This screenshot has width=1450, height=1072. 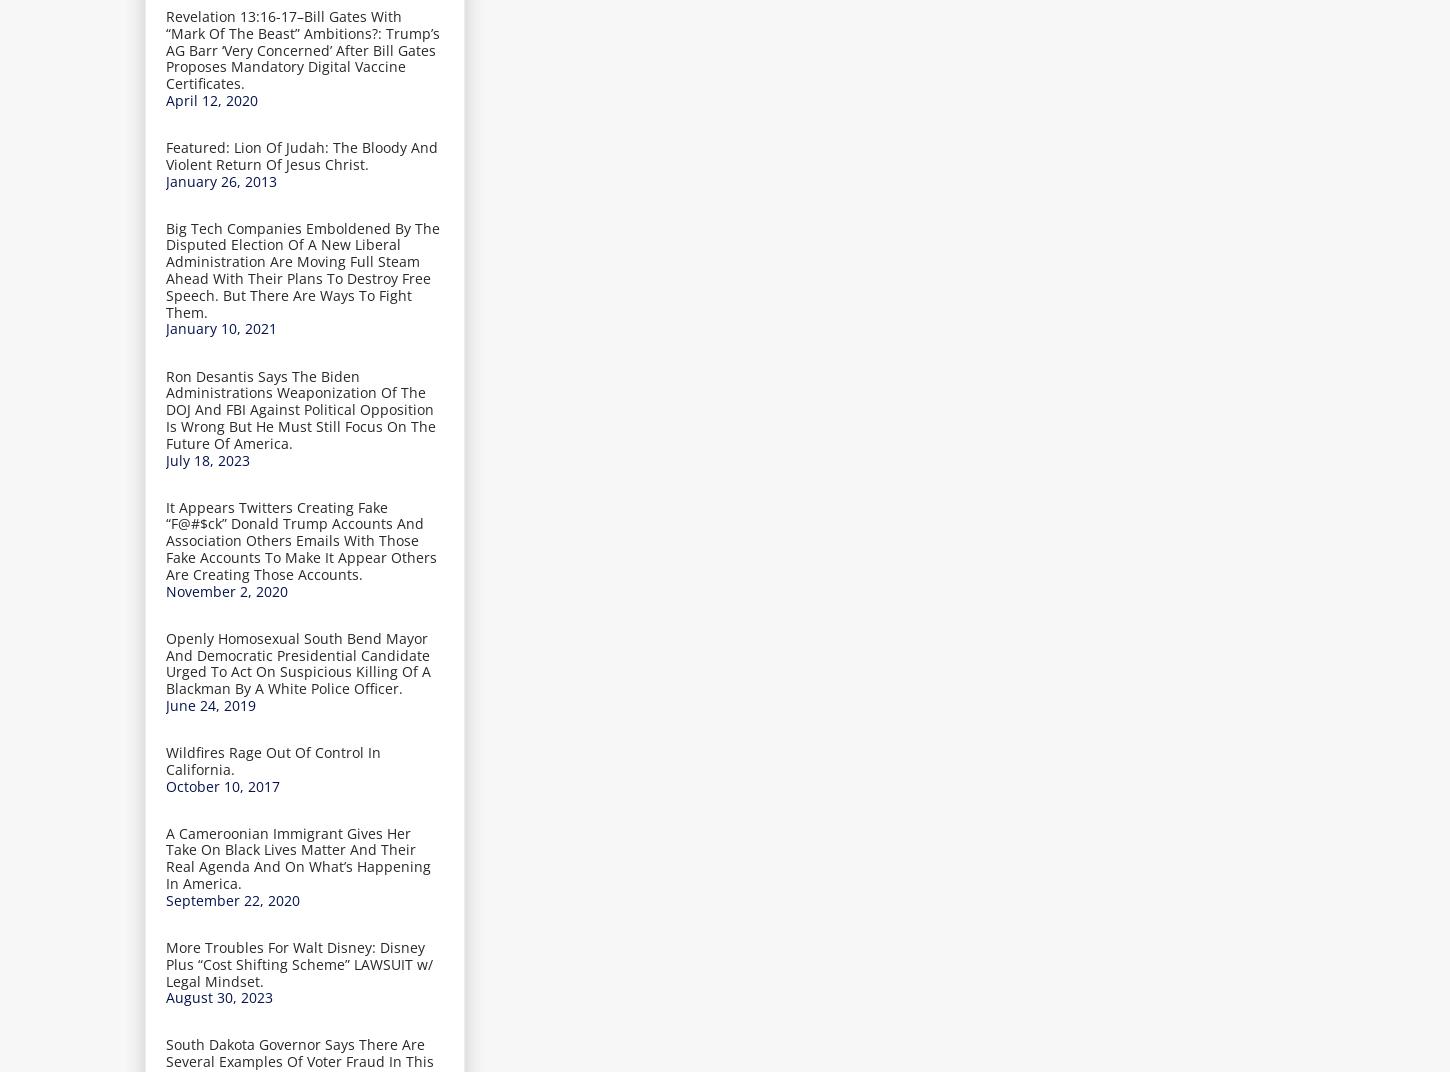 What do you see at coordinates (206, 458) in the screenshot?
I see `'July 18, 2023'` at bounding box center [206, 458].